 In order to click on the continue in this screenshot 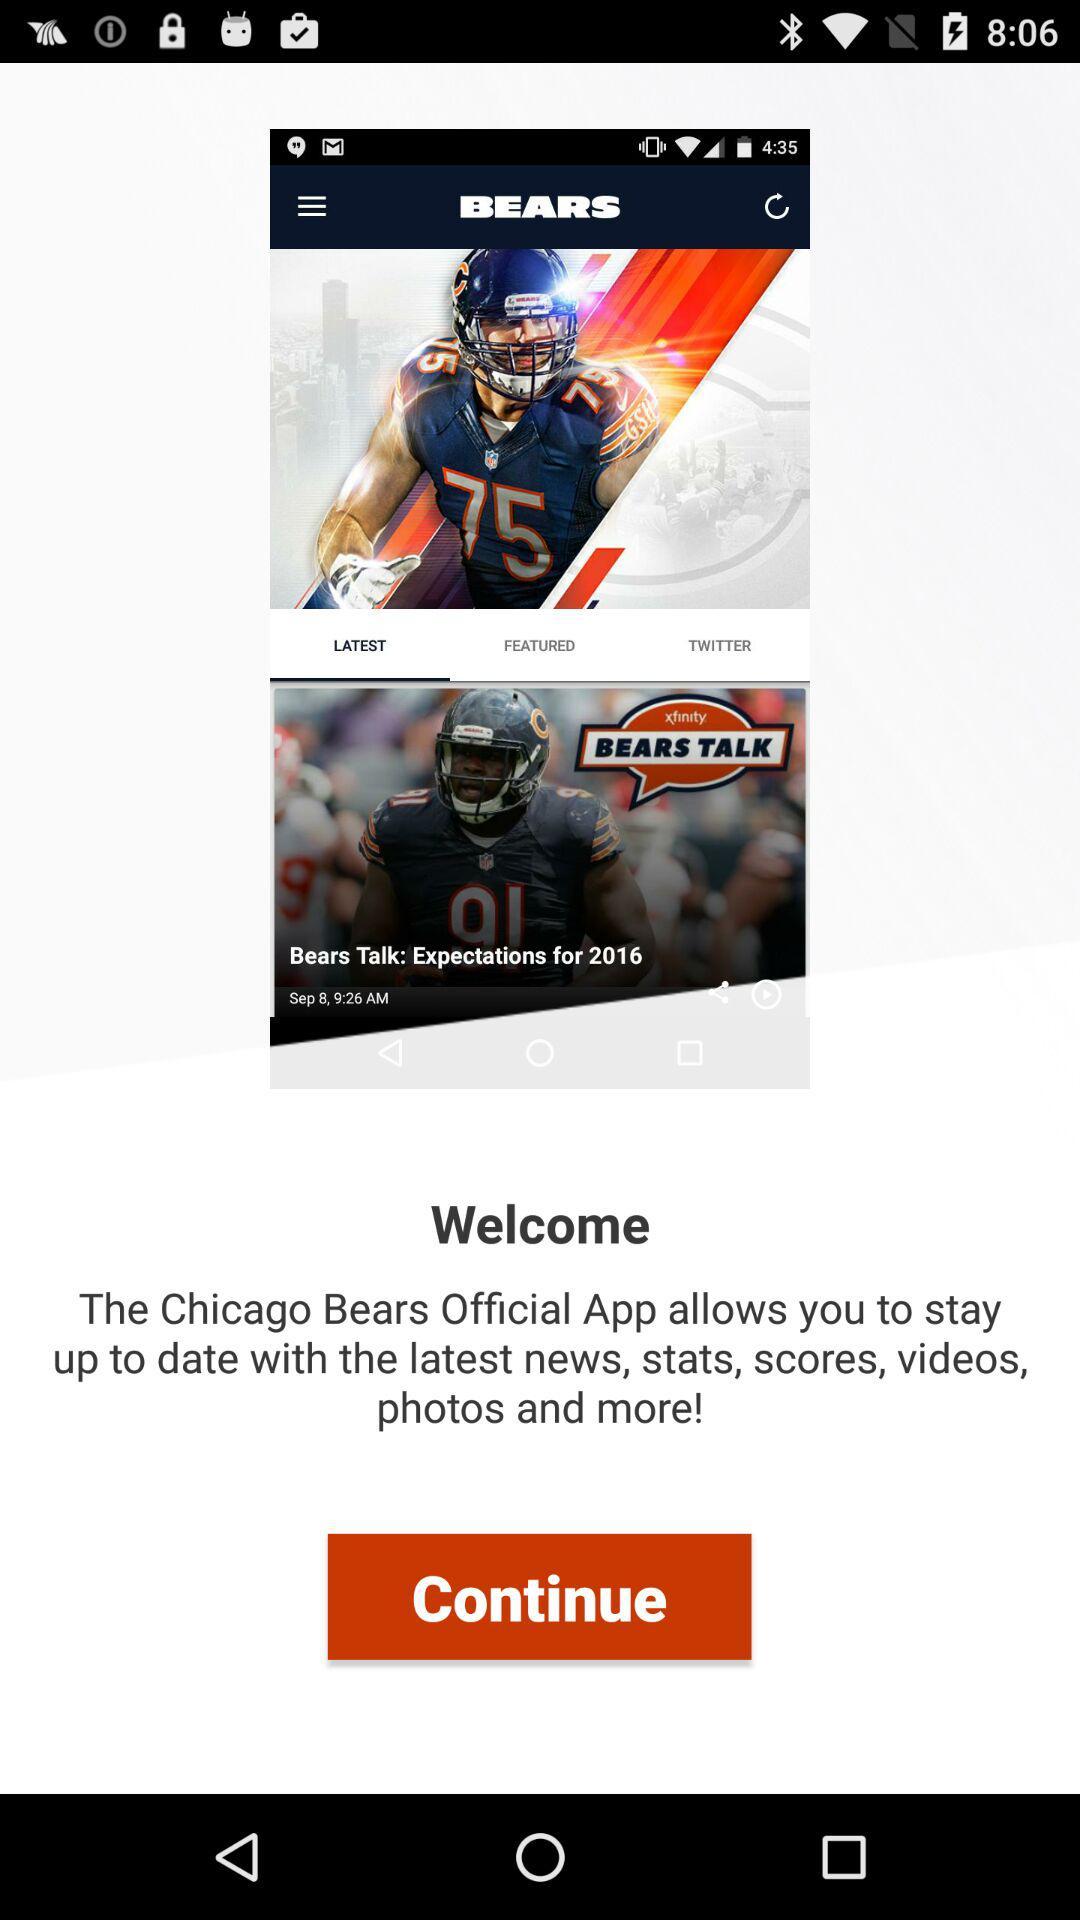, I will do `click(538, 1595)`.